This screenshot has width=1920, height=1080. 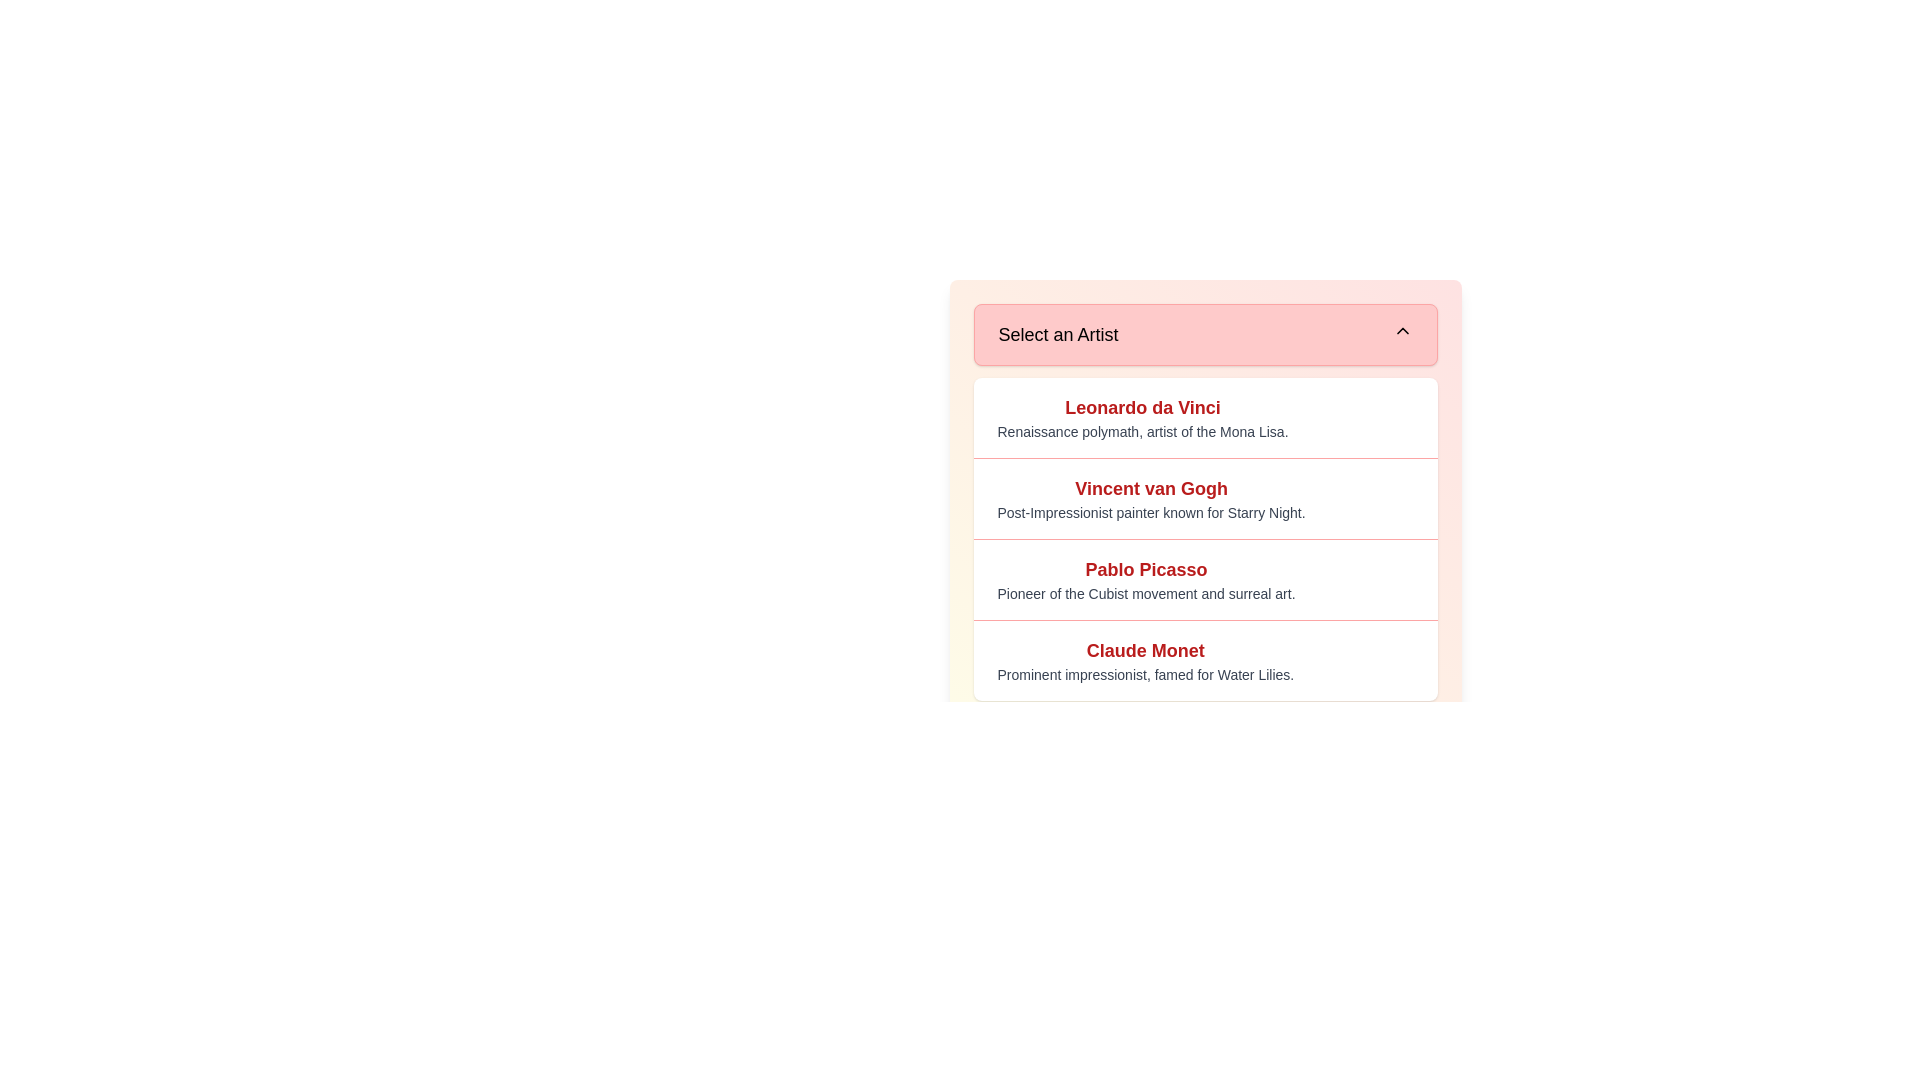 I want to click on the text label displaying 'Vincent van Gogh' in a large, bold red font, positioned in the 'Select an Artist' list between 'Leonardo da Vinci' and 'Pablo Picasso', so click(x=1151, y=489).